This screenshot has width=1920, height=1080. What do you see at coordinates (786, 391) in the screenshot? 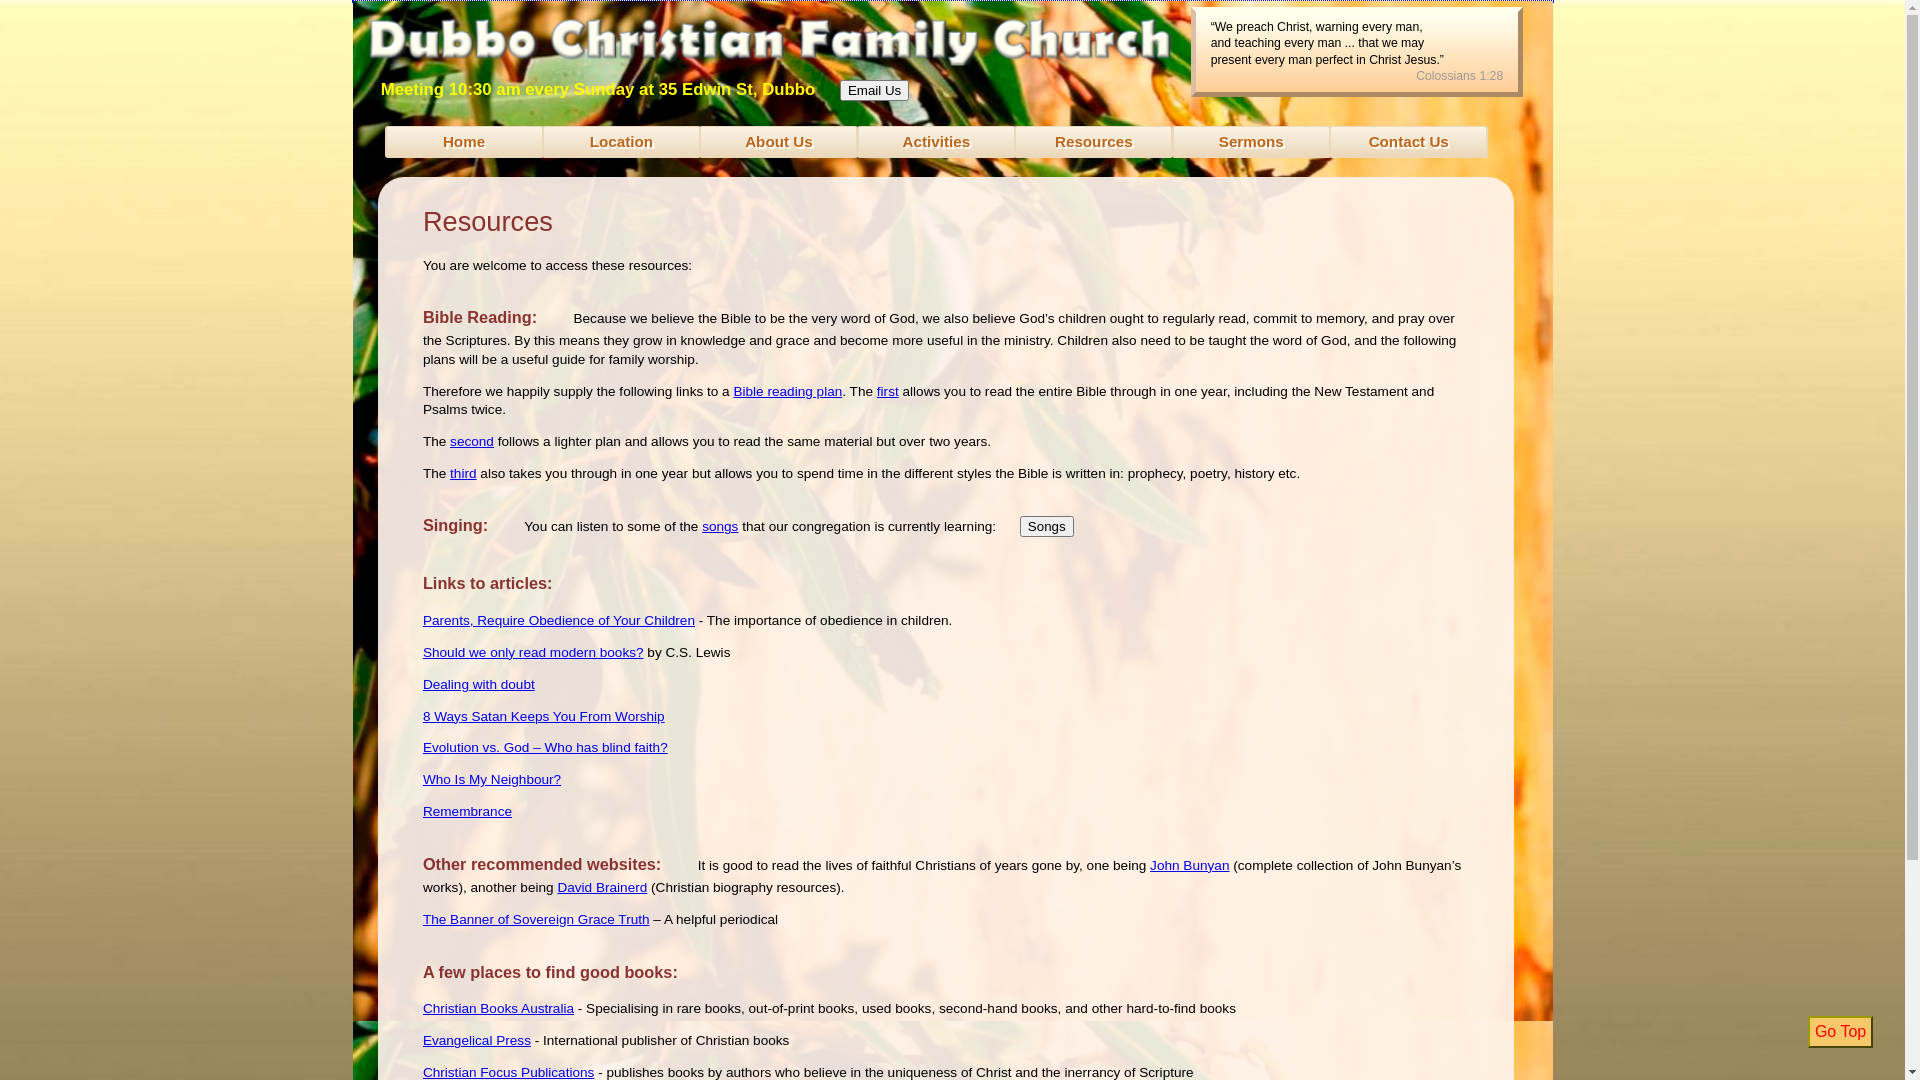
I see `'Bible reading plan'` at bounding box center [786, 391].